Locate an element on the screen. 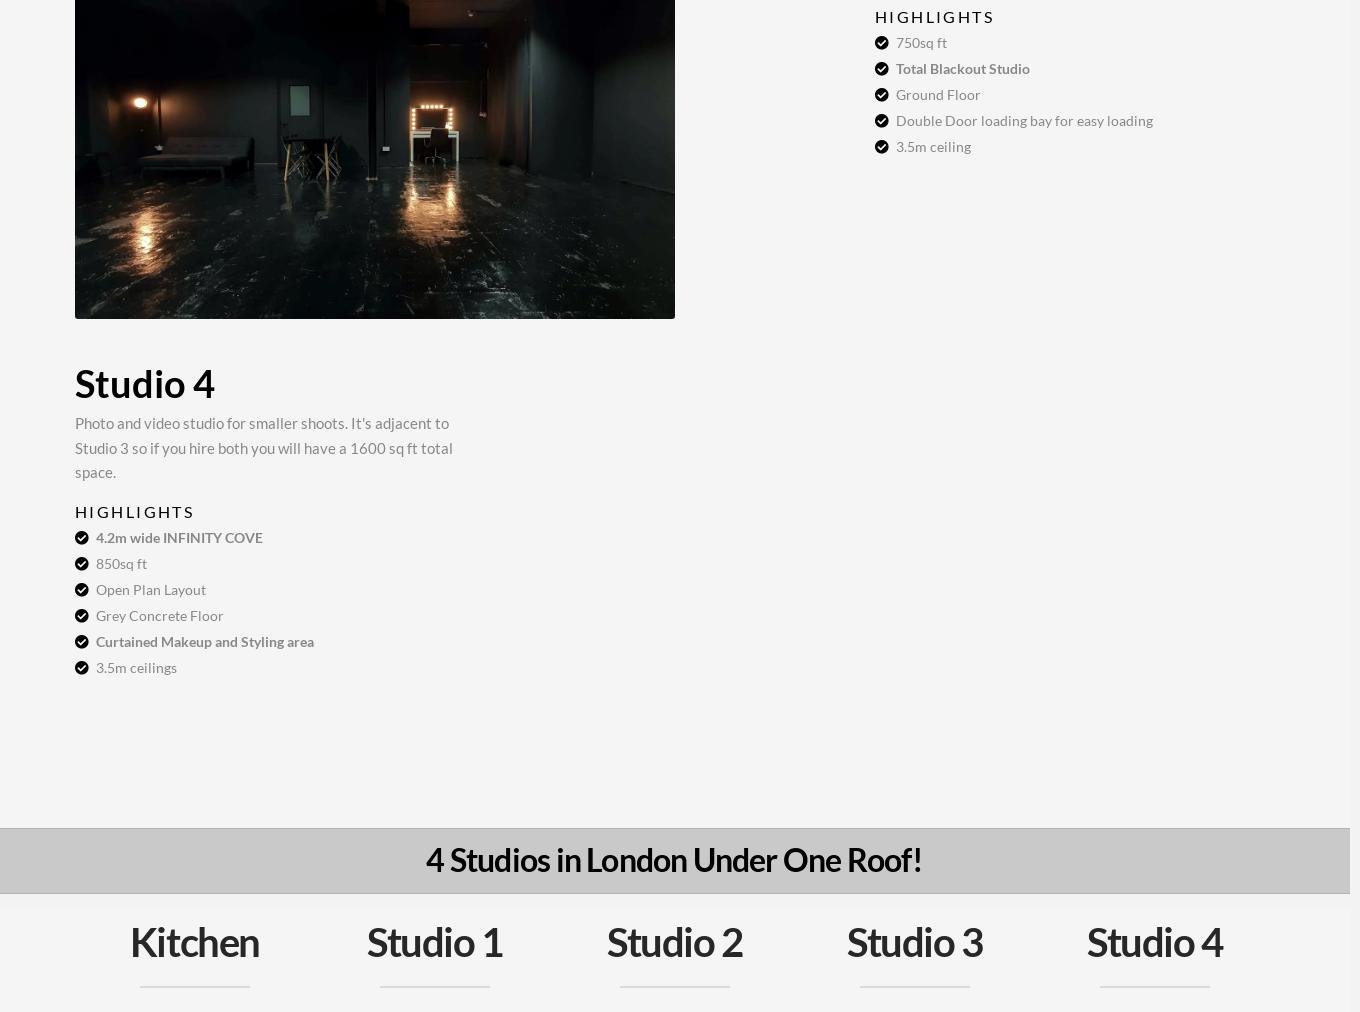  'Grey Concrete Floor' is located at coordinates (159, 613).